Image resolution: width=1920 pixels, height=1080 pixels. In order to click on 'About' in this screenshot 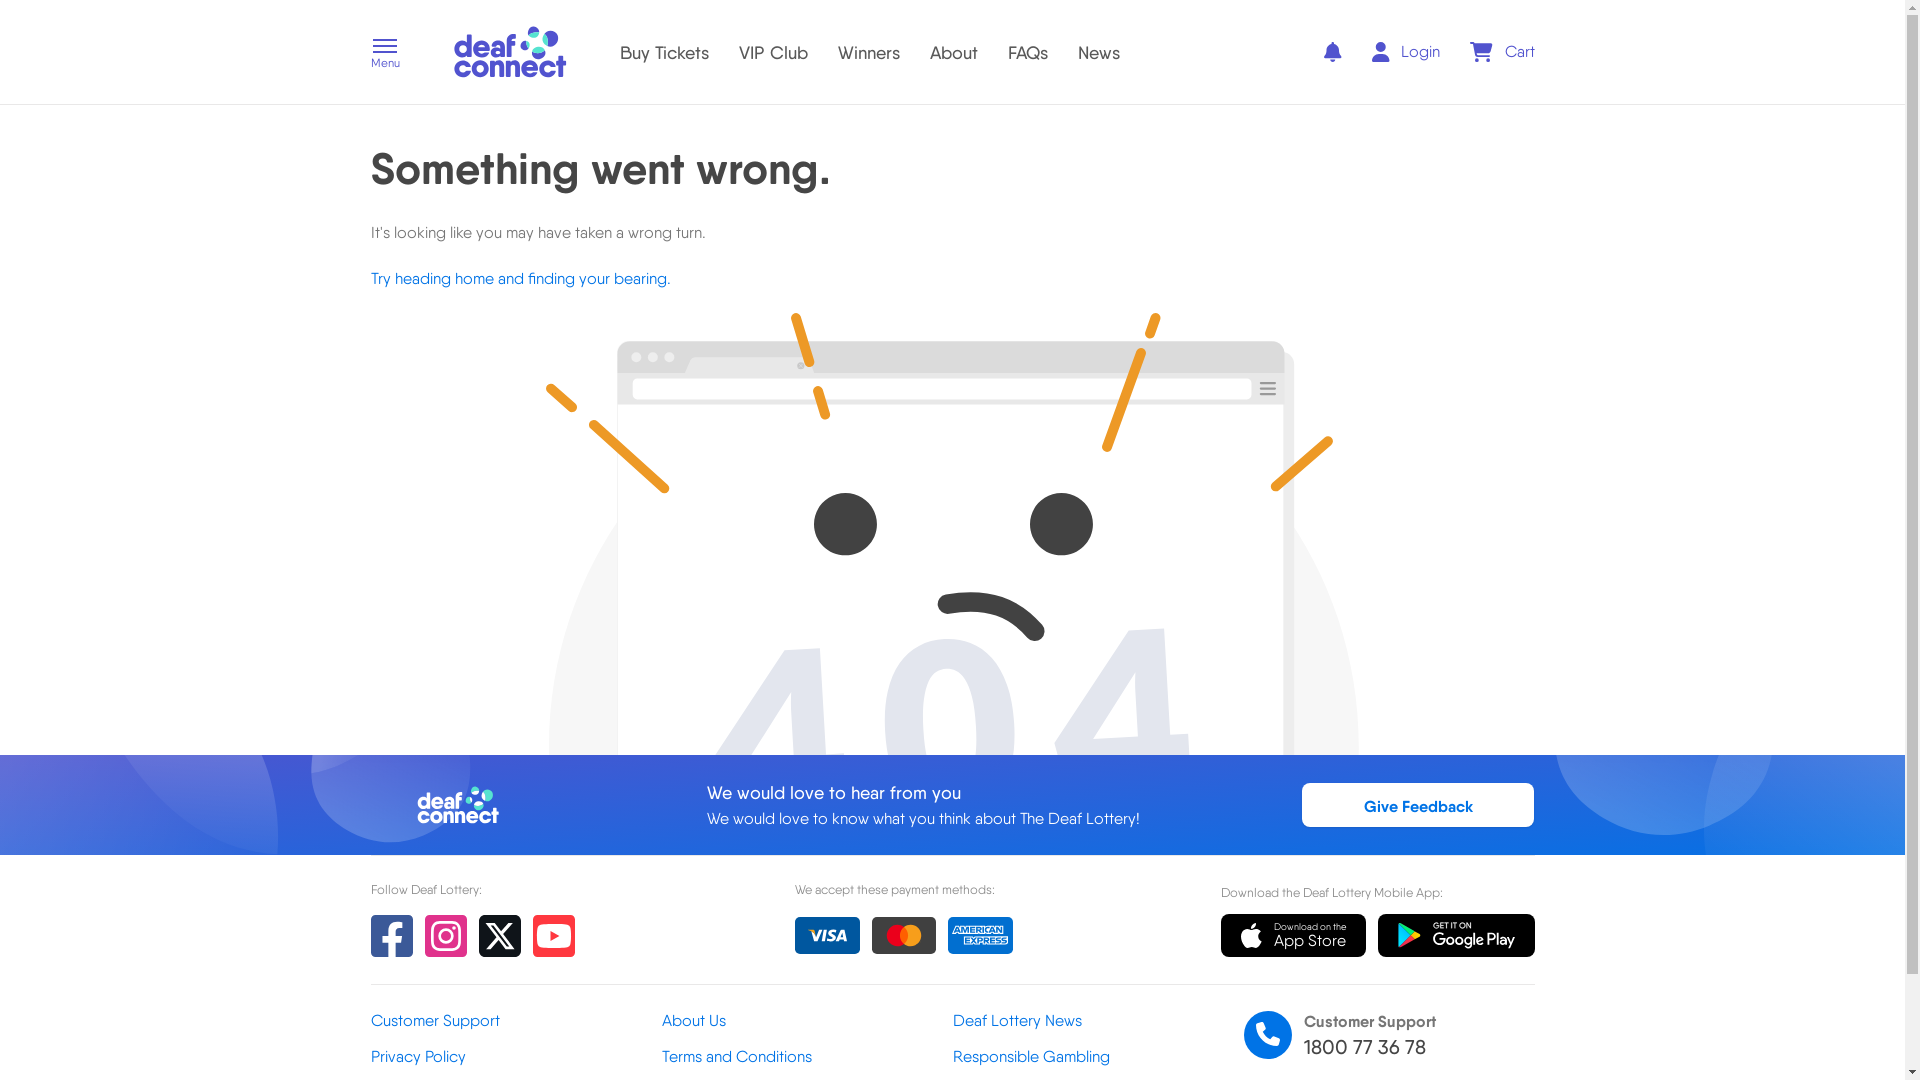, I will do `click(929, 50)`.